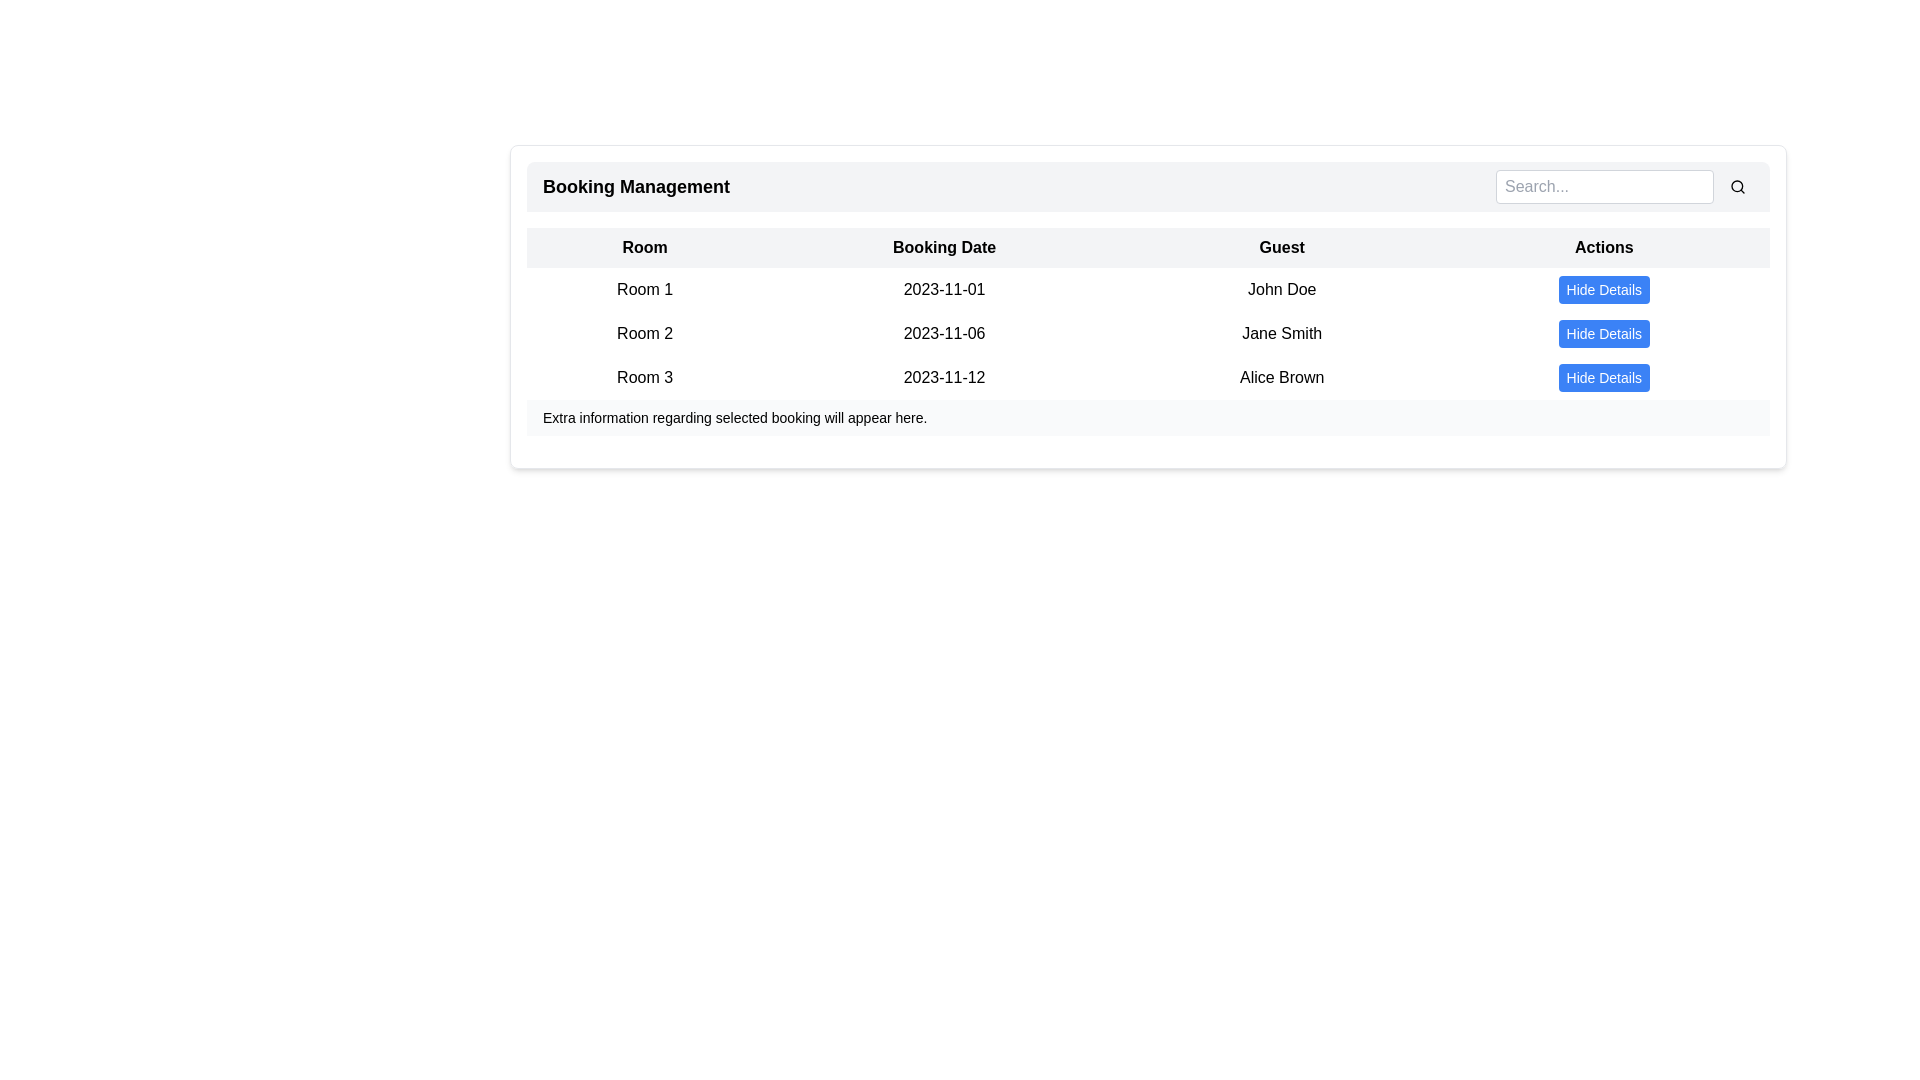 Image resolution: width=1920 pixels, height=1080 pixels. I want to click on the Text label that displays the guest name associated with a booking entry, located in the third row of the table under the 'Guest' column, so click(1282, 378).